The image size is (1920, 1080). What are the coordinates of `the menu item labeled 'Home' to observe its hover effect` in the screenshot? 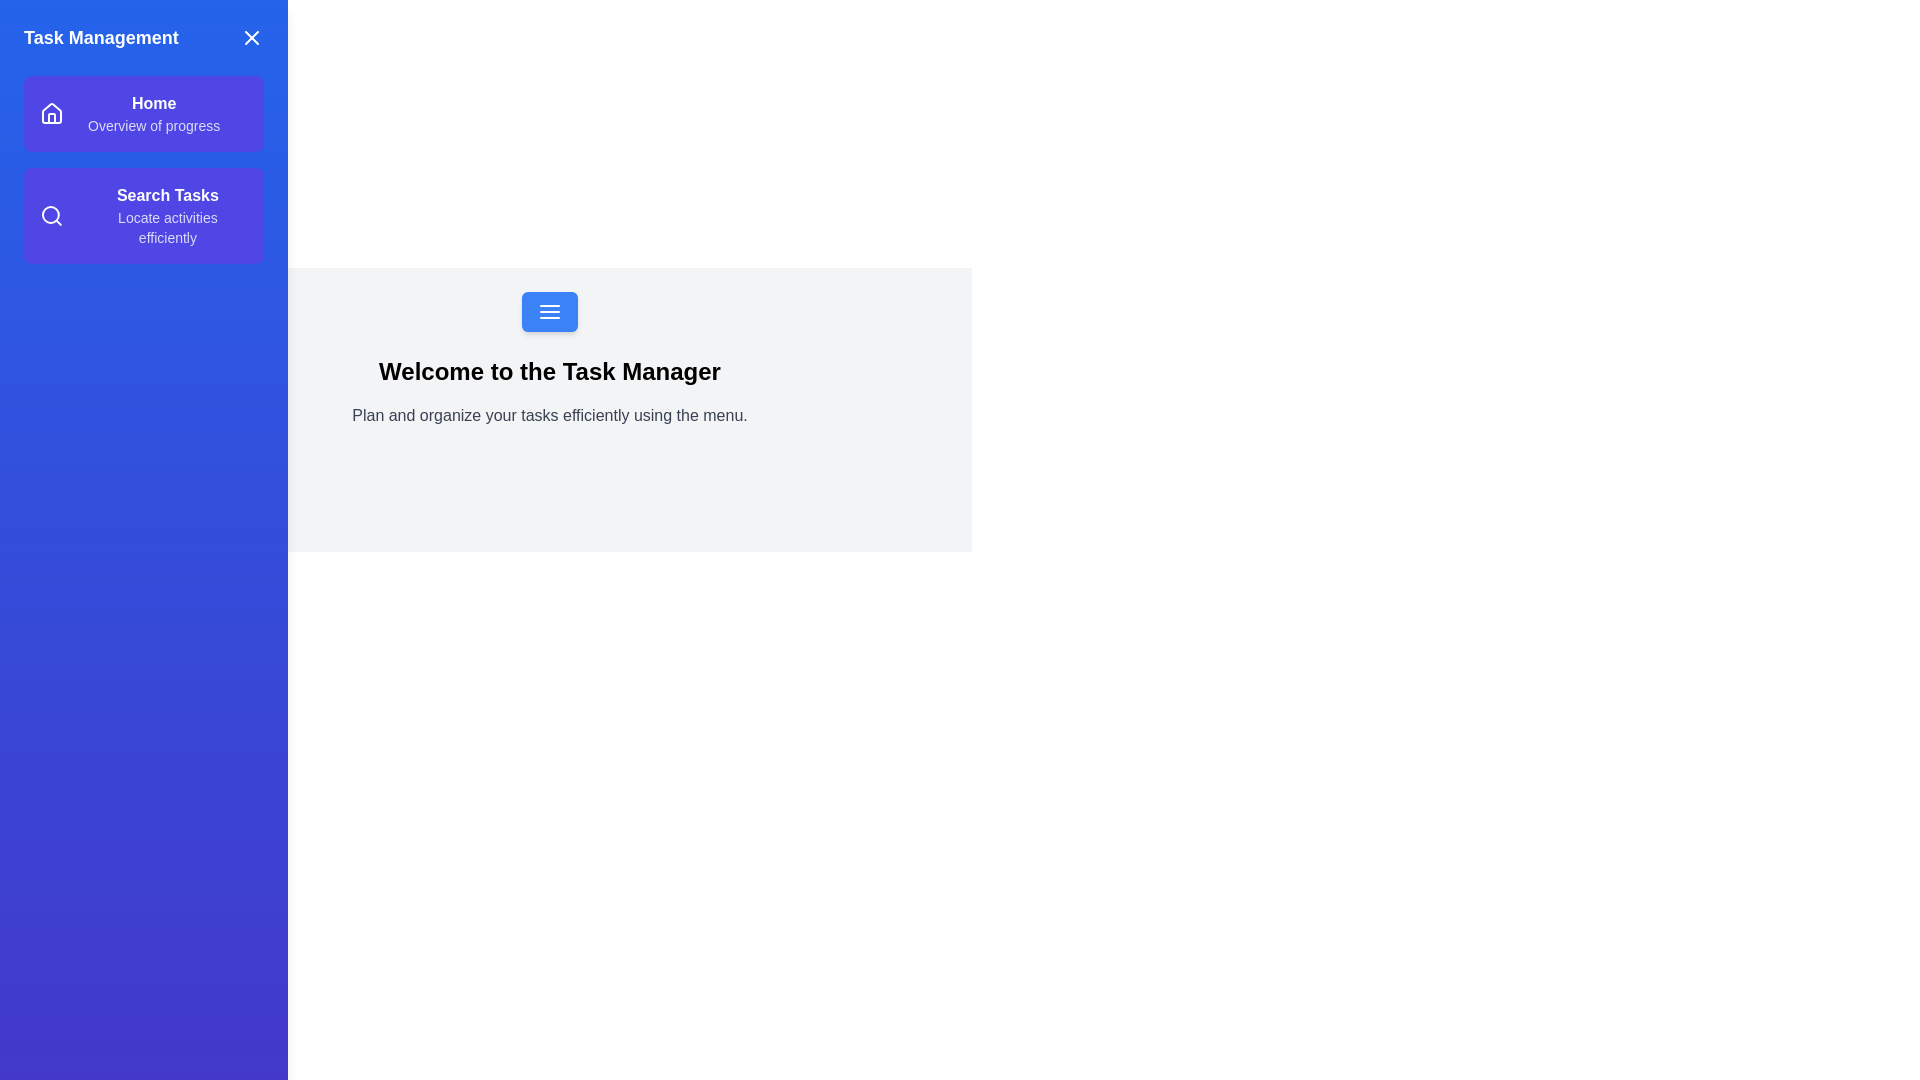 It's located at (143, 114).